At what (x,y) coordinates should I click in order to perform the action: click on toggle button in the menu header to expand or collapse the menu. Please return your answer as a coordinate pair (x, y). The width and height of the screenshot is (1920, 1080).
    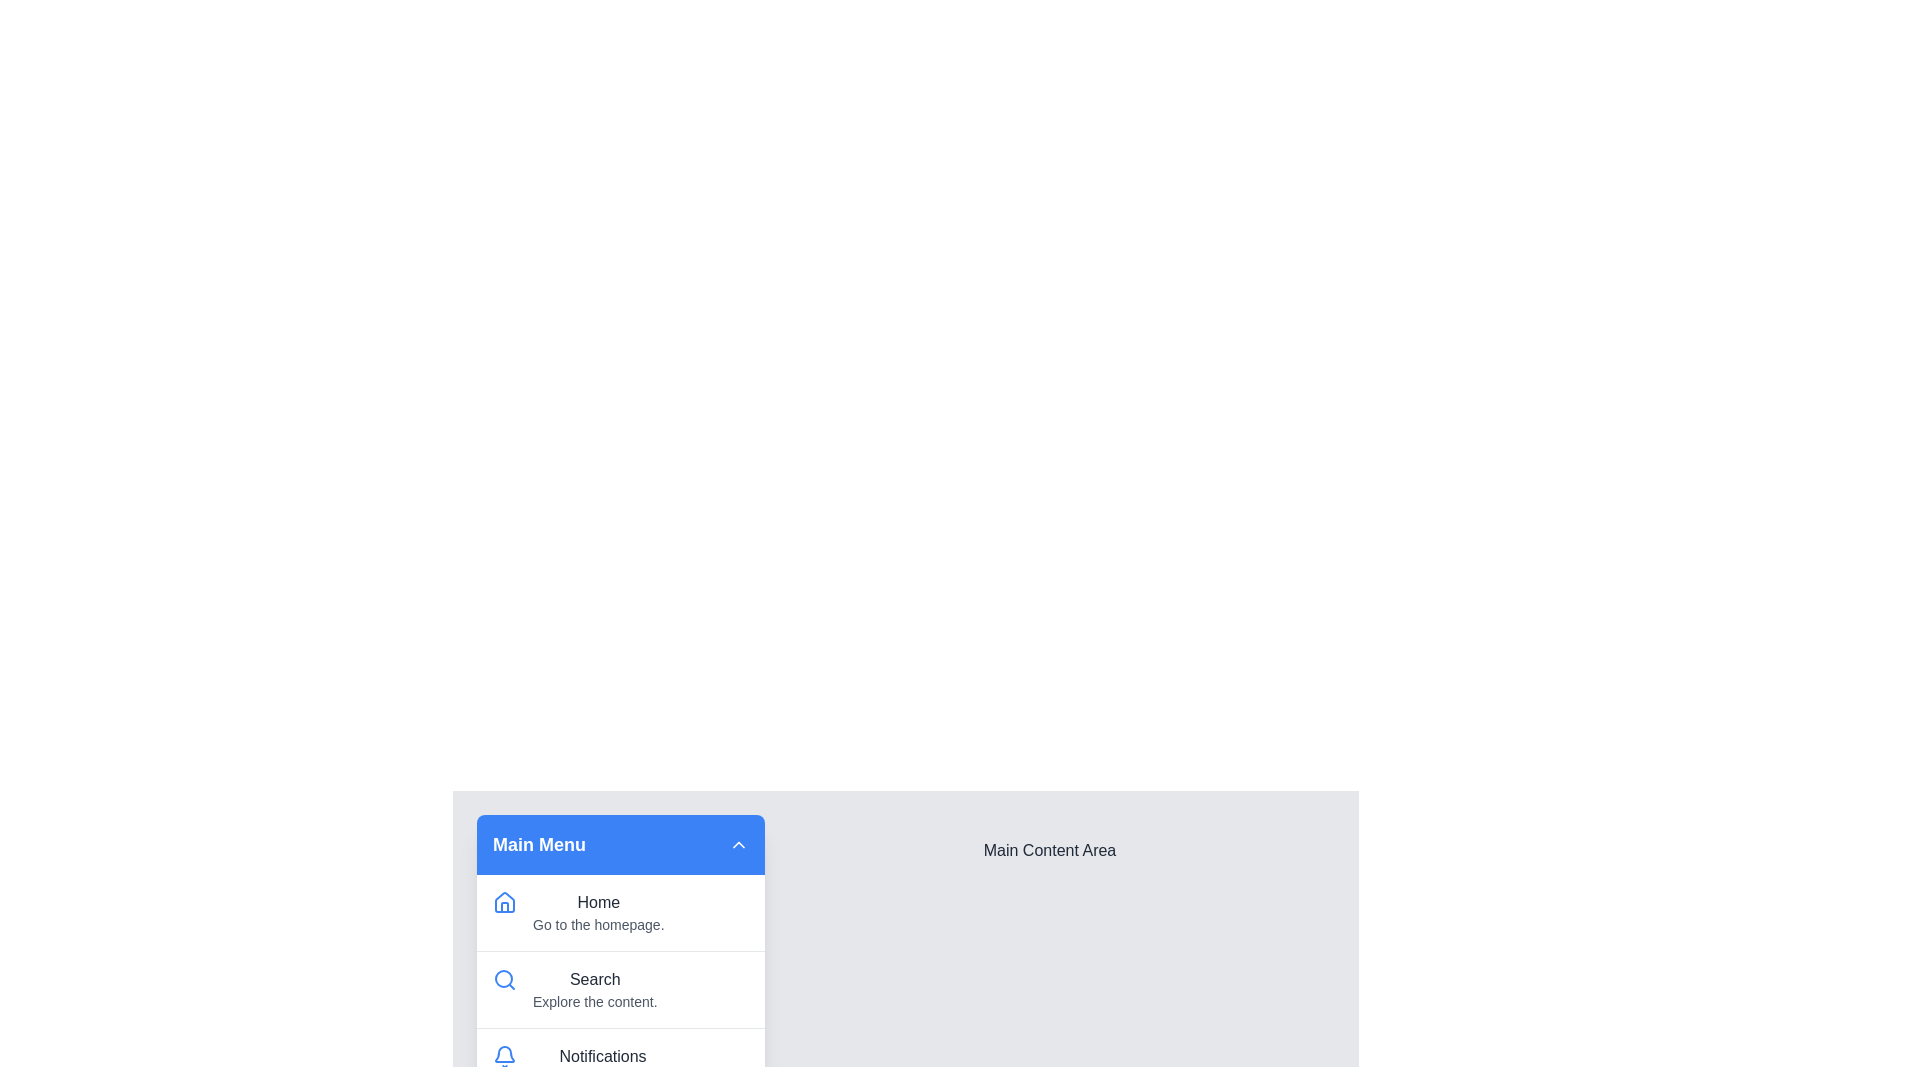
    Looking at the image, I should click on (738, 844).